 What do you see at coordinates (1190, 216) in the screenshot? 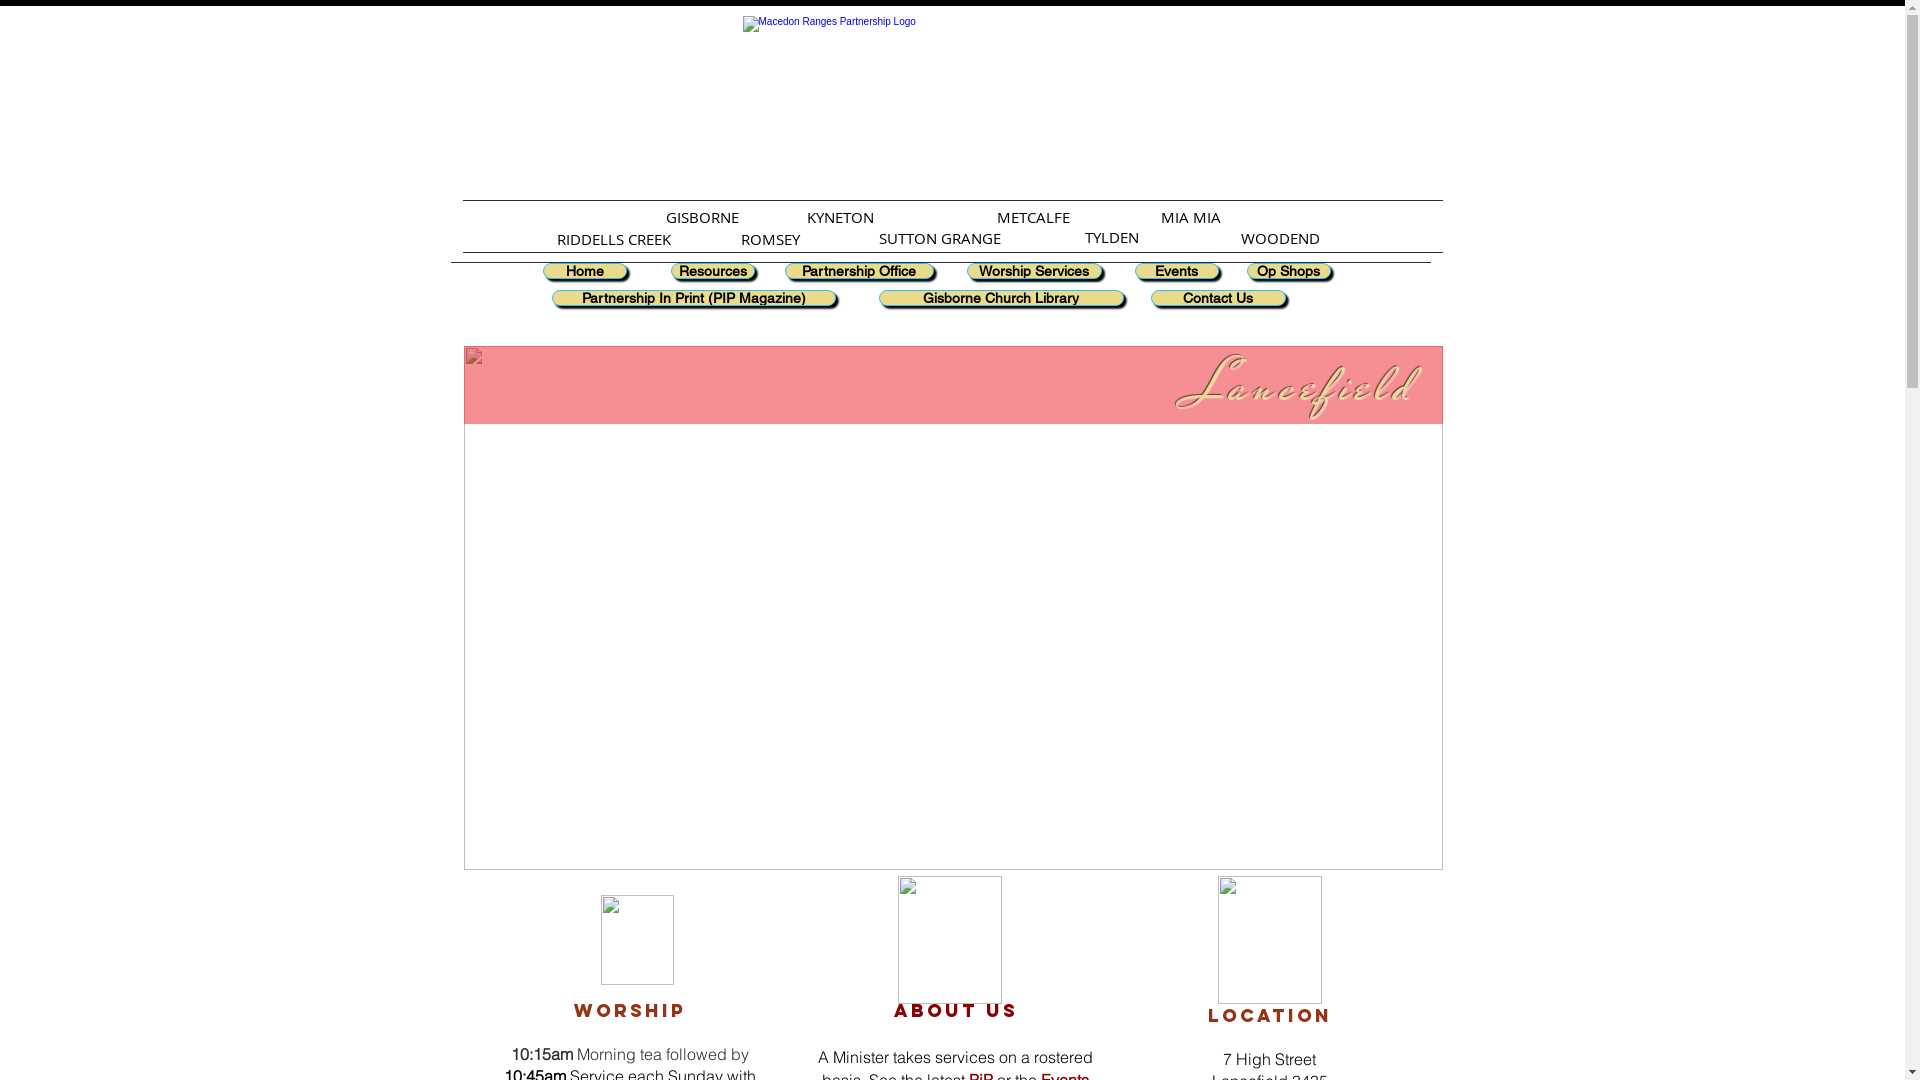
I see `'MIA MIA'` at bounding box center [1190, 216].